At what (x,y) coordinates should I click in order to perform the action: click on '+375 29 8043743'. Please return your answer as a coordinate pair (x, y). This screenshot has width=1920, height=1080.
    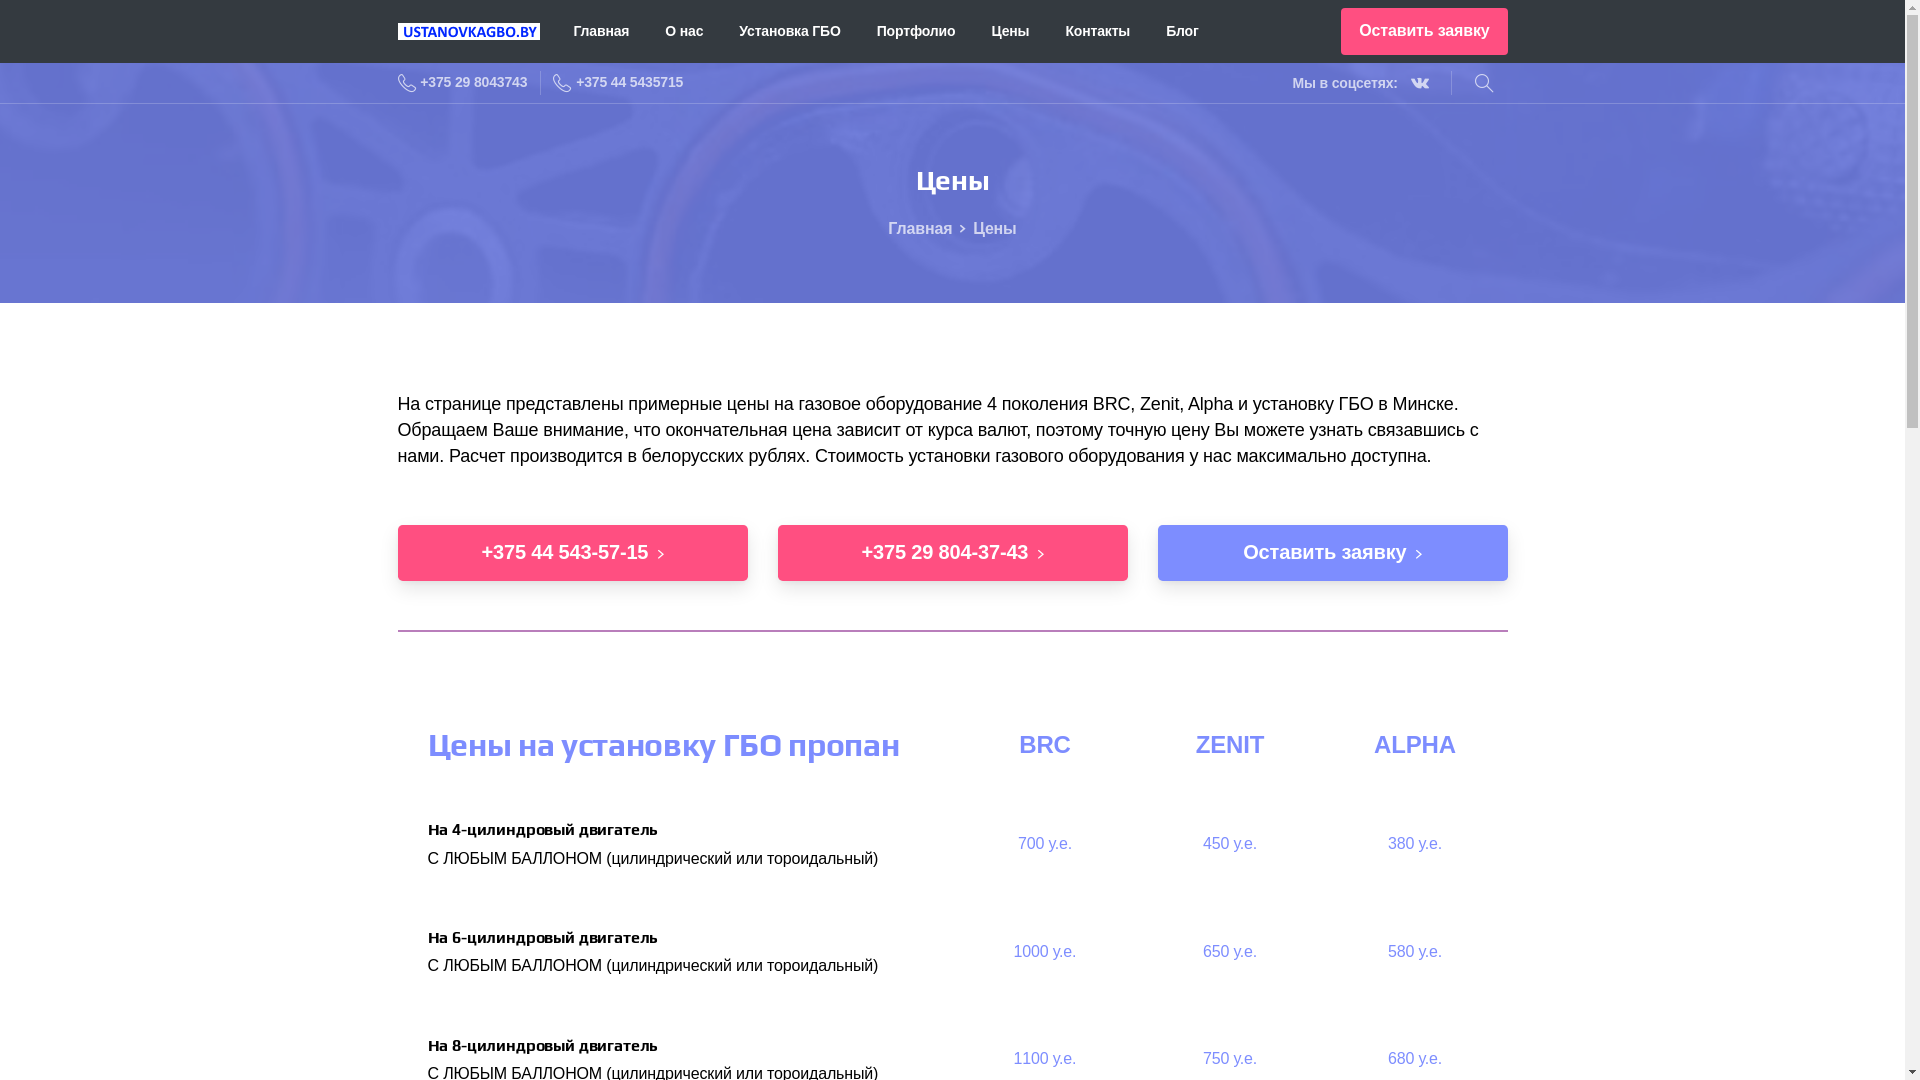
    Looking at the image, I should click on (398, 82).